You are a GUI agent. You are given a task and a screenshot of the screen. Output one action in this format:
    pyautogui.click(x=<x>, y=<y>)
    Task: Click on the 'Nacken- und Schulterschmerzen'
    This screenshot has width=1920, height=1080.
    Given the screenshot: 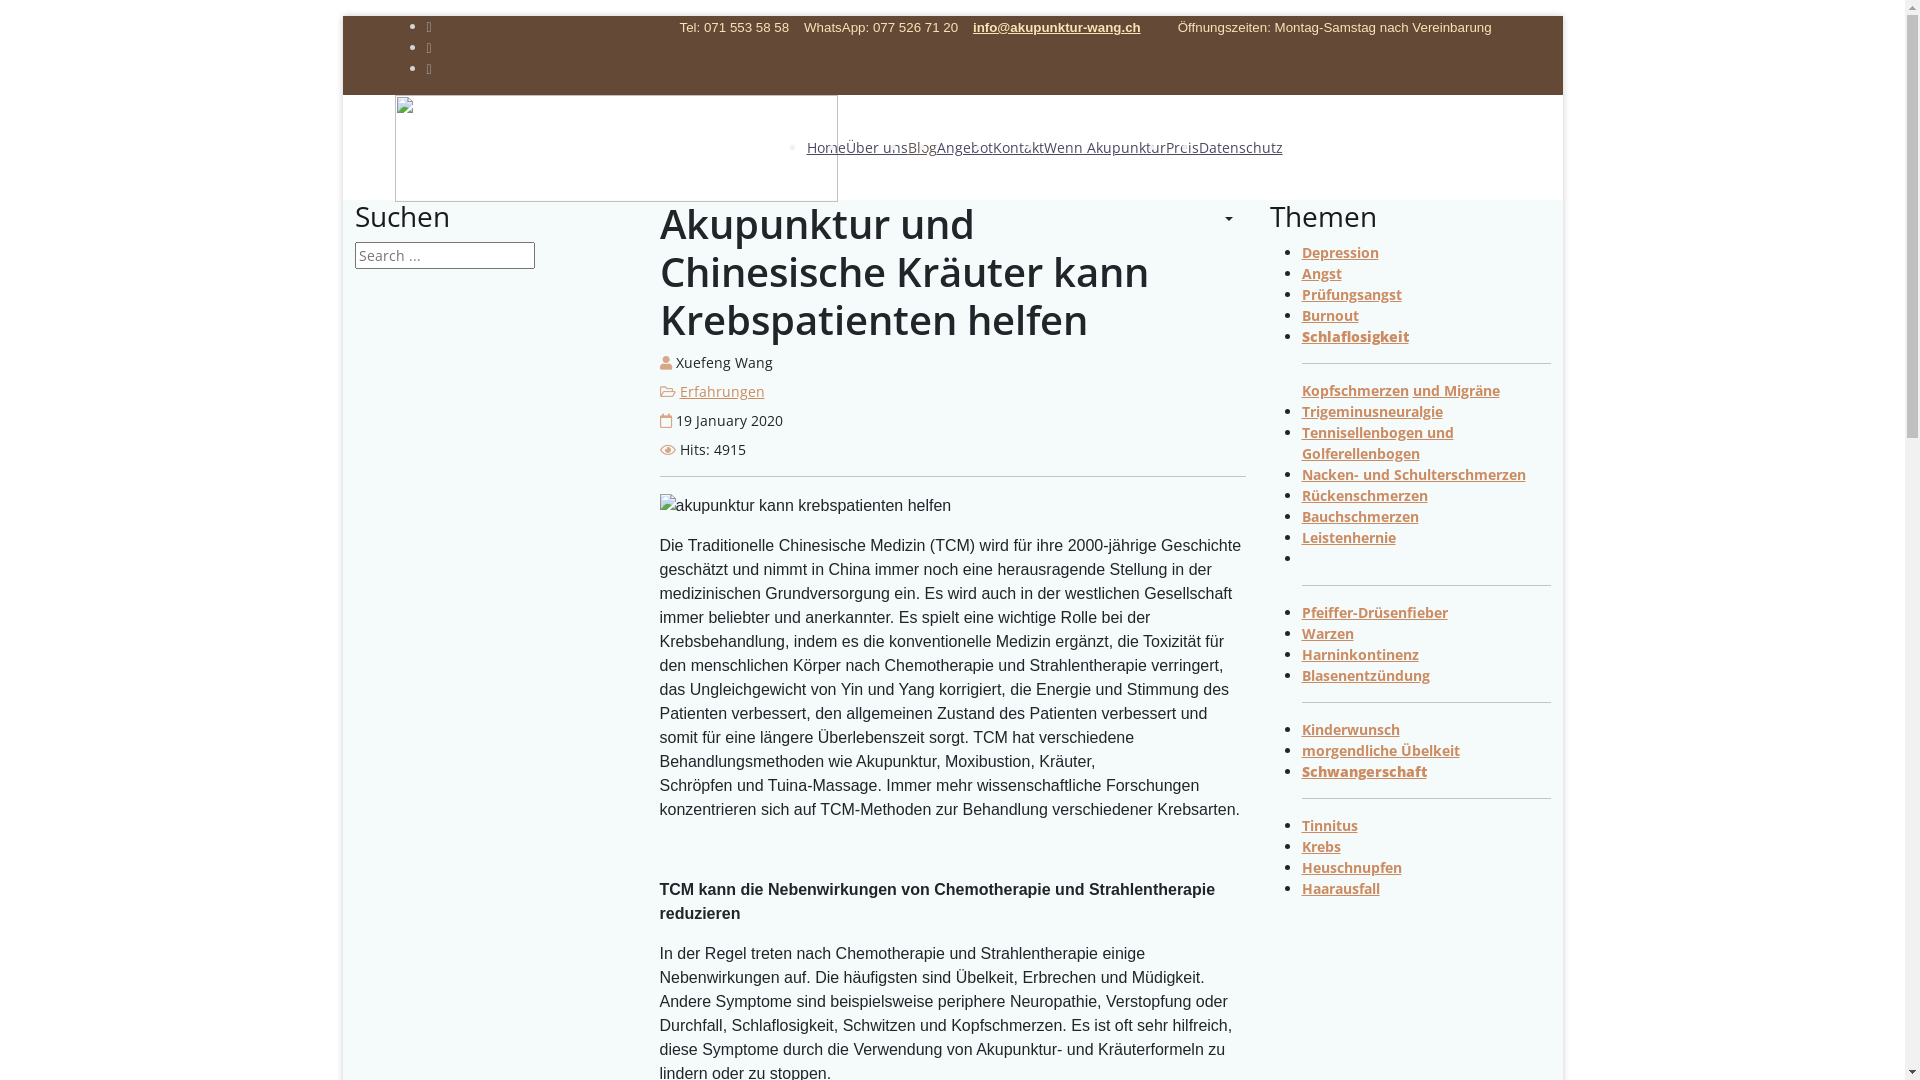 What is the action you would take?
    pyautogui.click(x=1413, y=474)
    